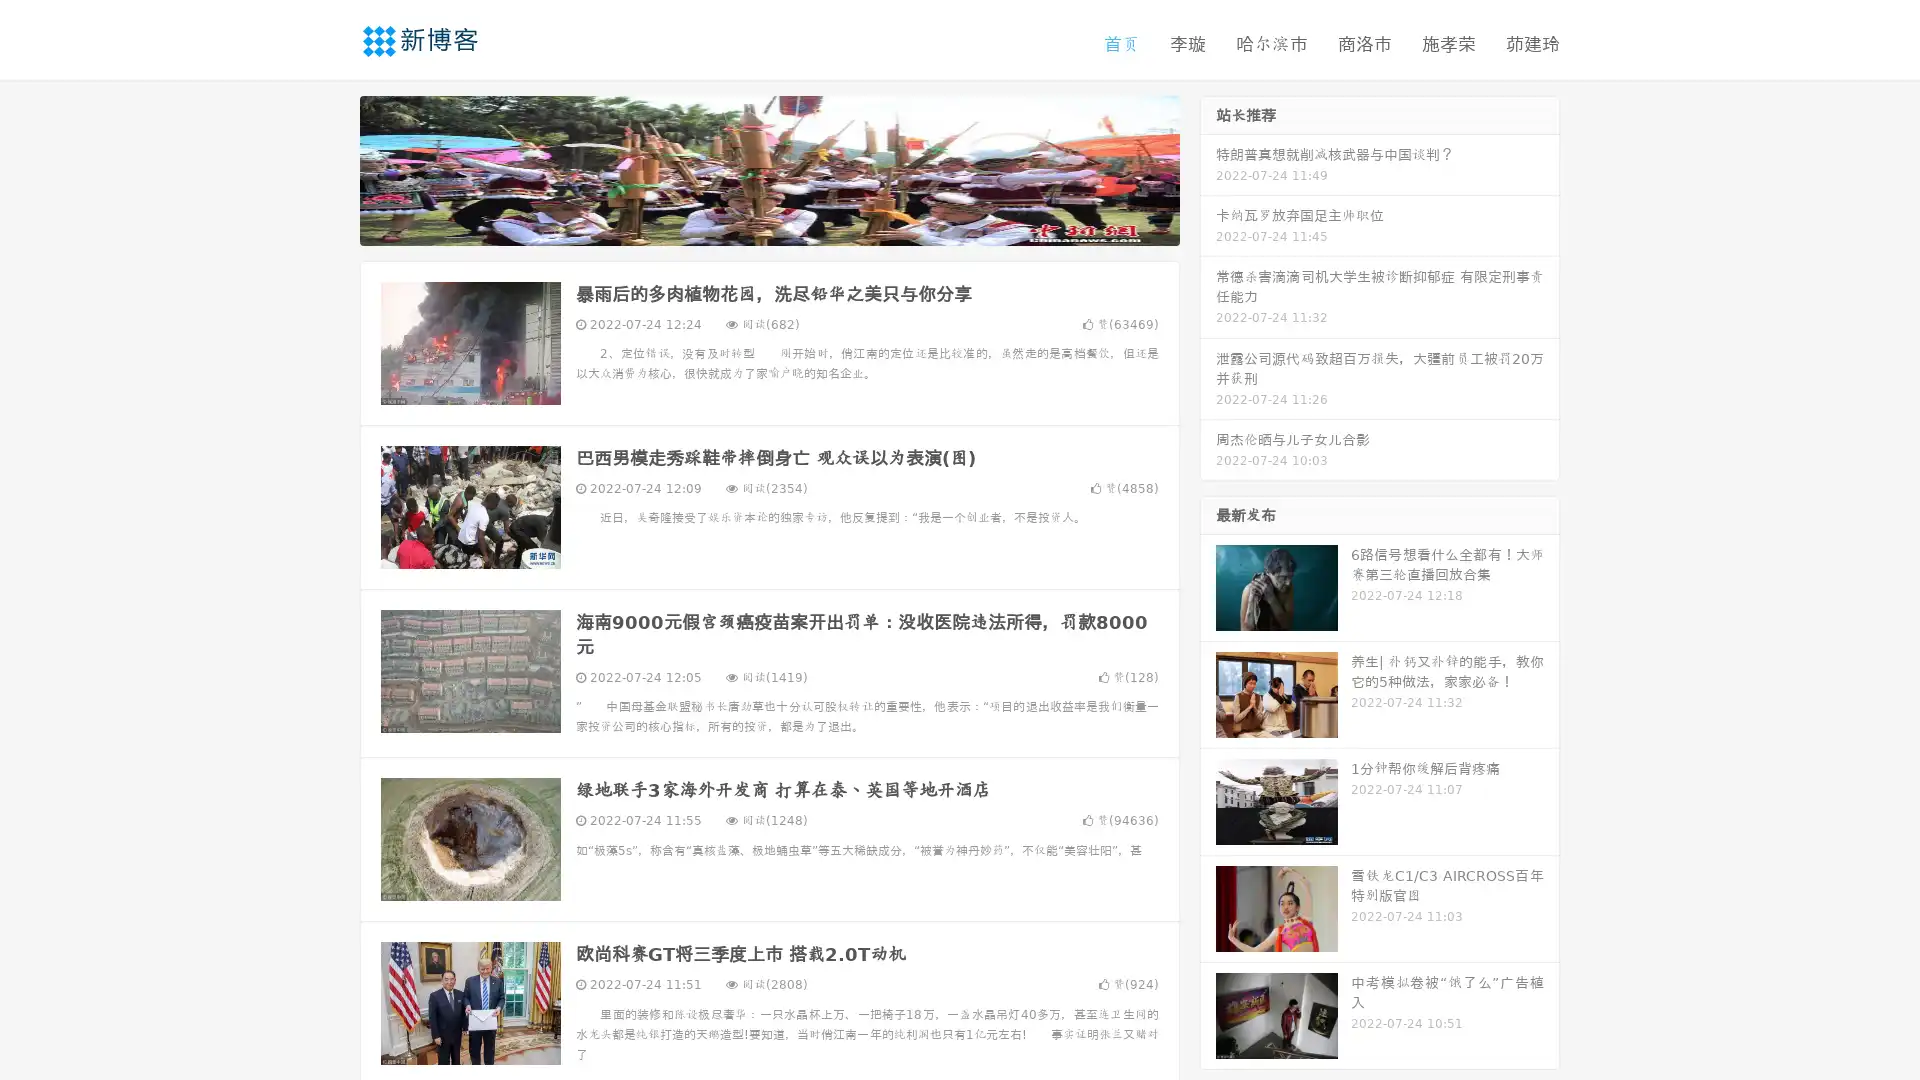  I want to click on Next slide, so click(1208, 168).